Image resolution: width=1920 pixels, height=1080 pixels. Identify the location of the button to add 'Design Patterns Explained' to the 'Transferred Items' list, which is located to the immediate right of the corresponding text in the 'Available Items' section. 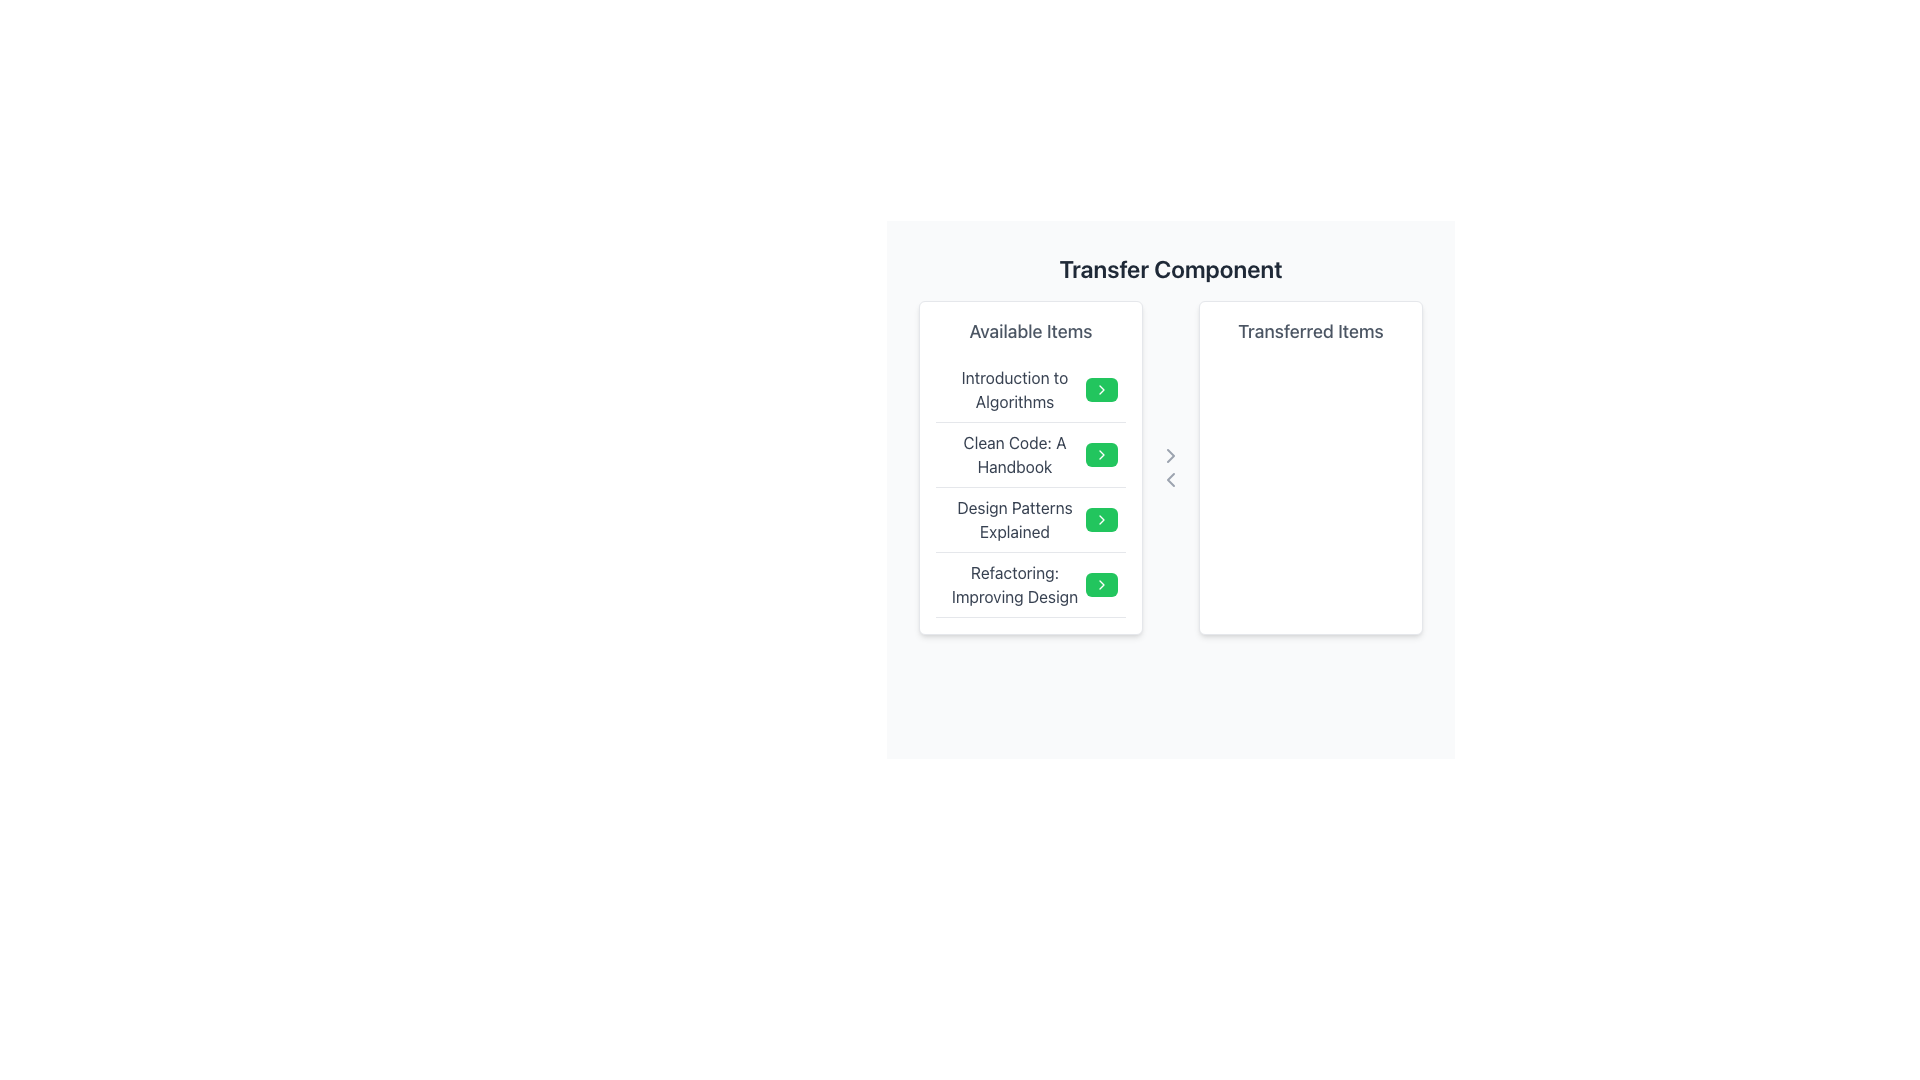
(1101, 519).